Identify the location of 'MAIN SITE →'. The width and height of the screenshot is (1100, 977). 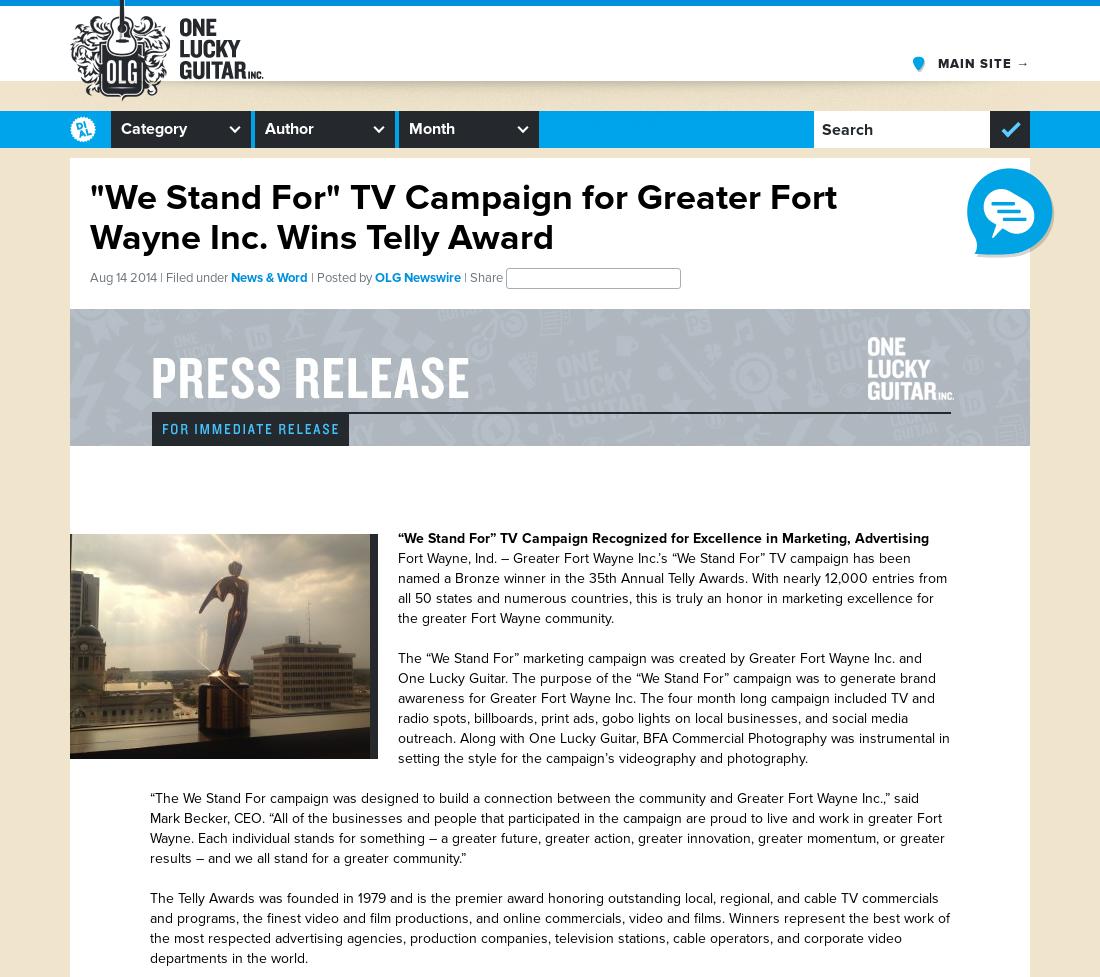
(982, 63).